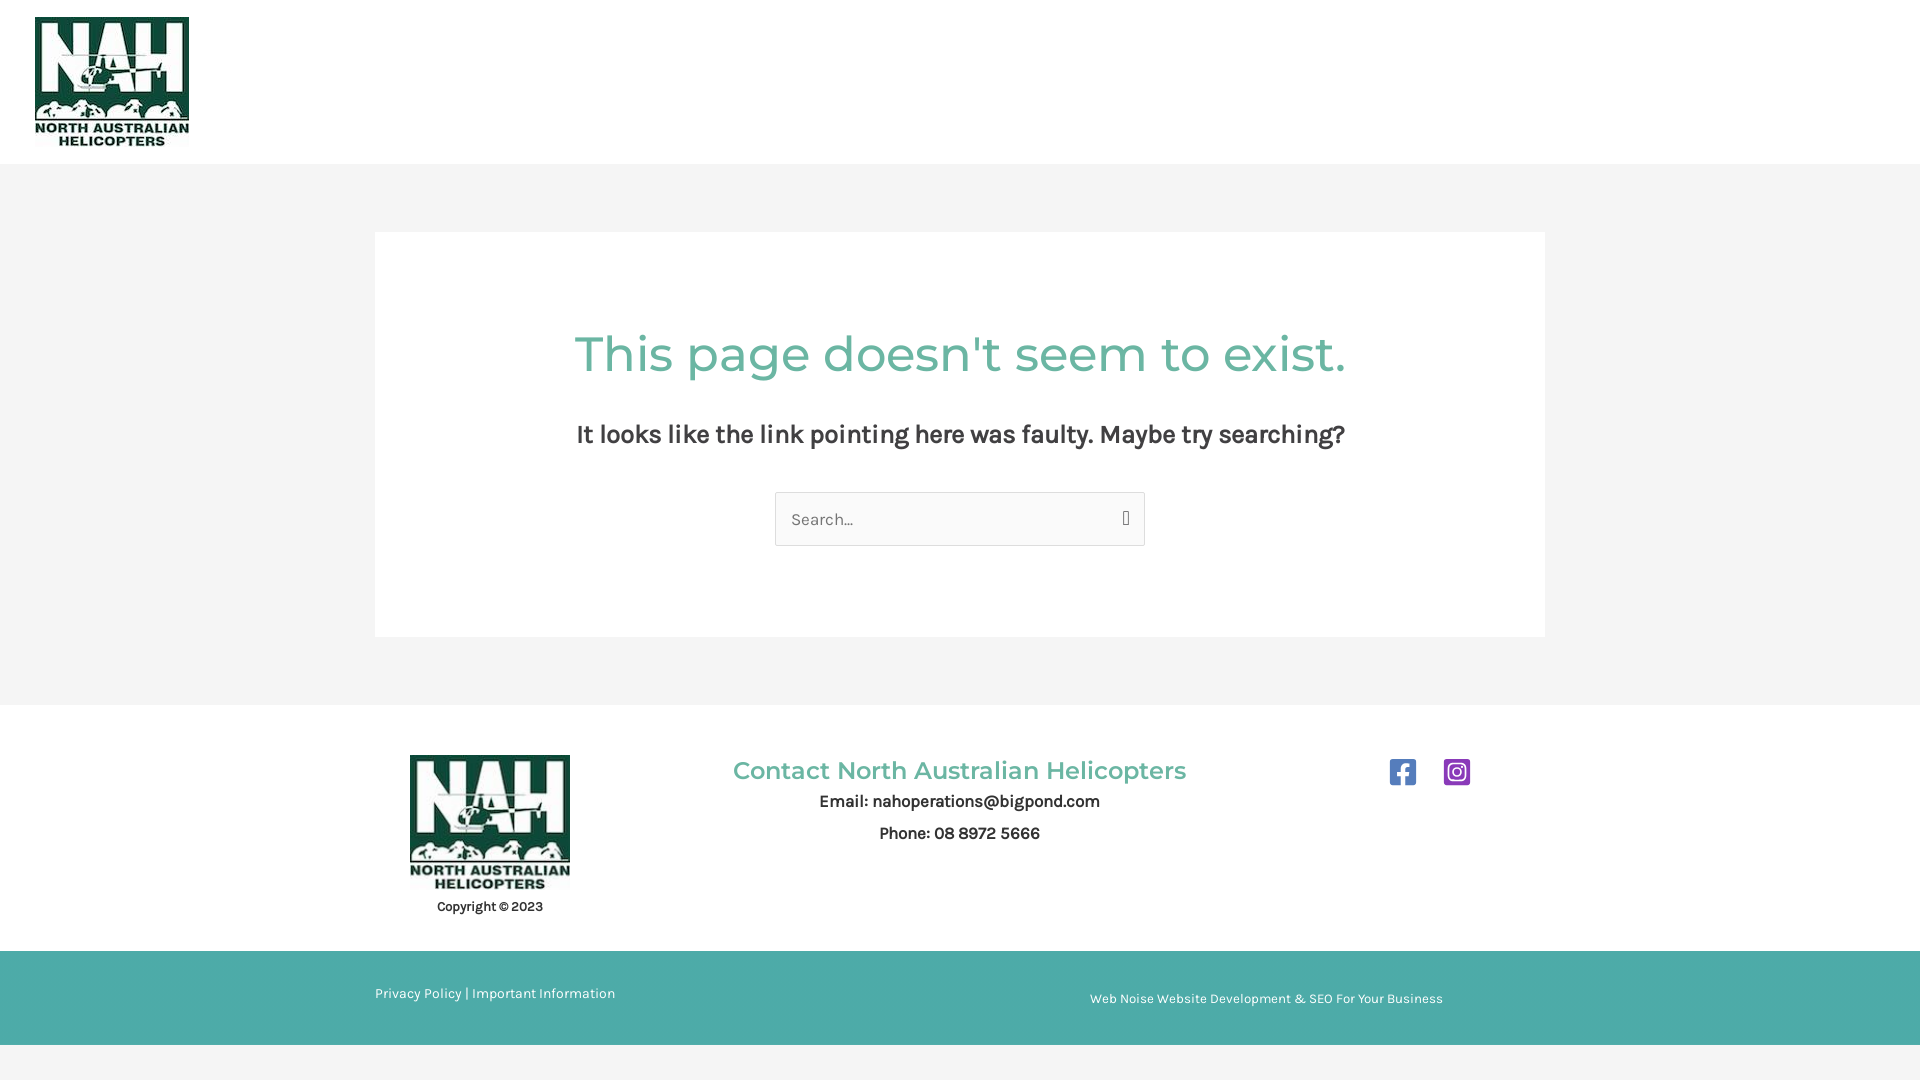 The height and width of the screenshot is (1080, 1920). Describe the element at coordinates (985, 800) in the screenshot. I see `'nahoperations@bigpond.com'` at that location.